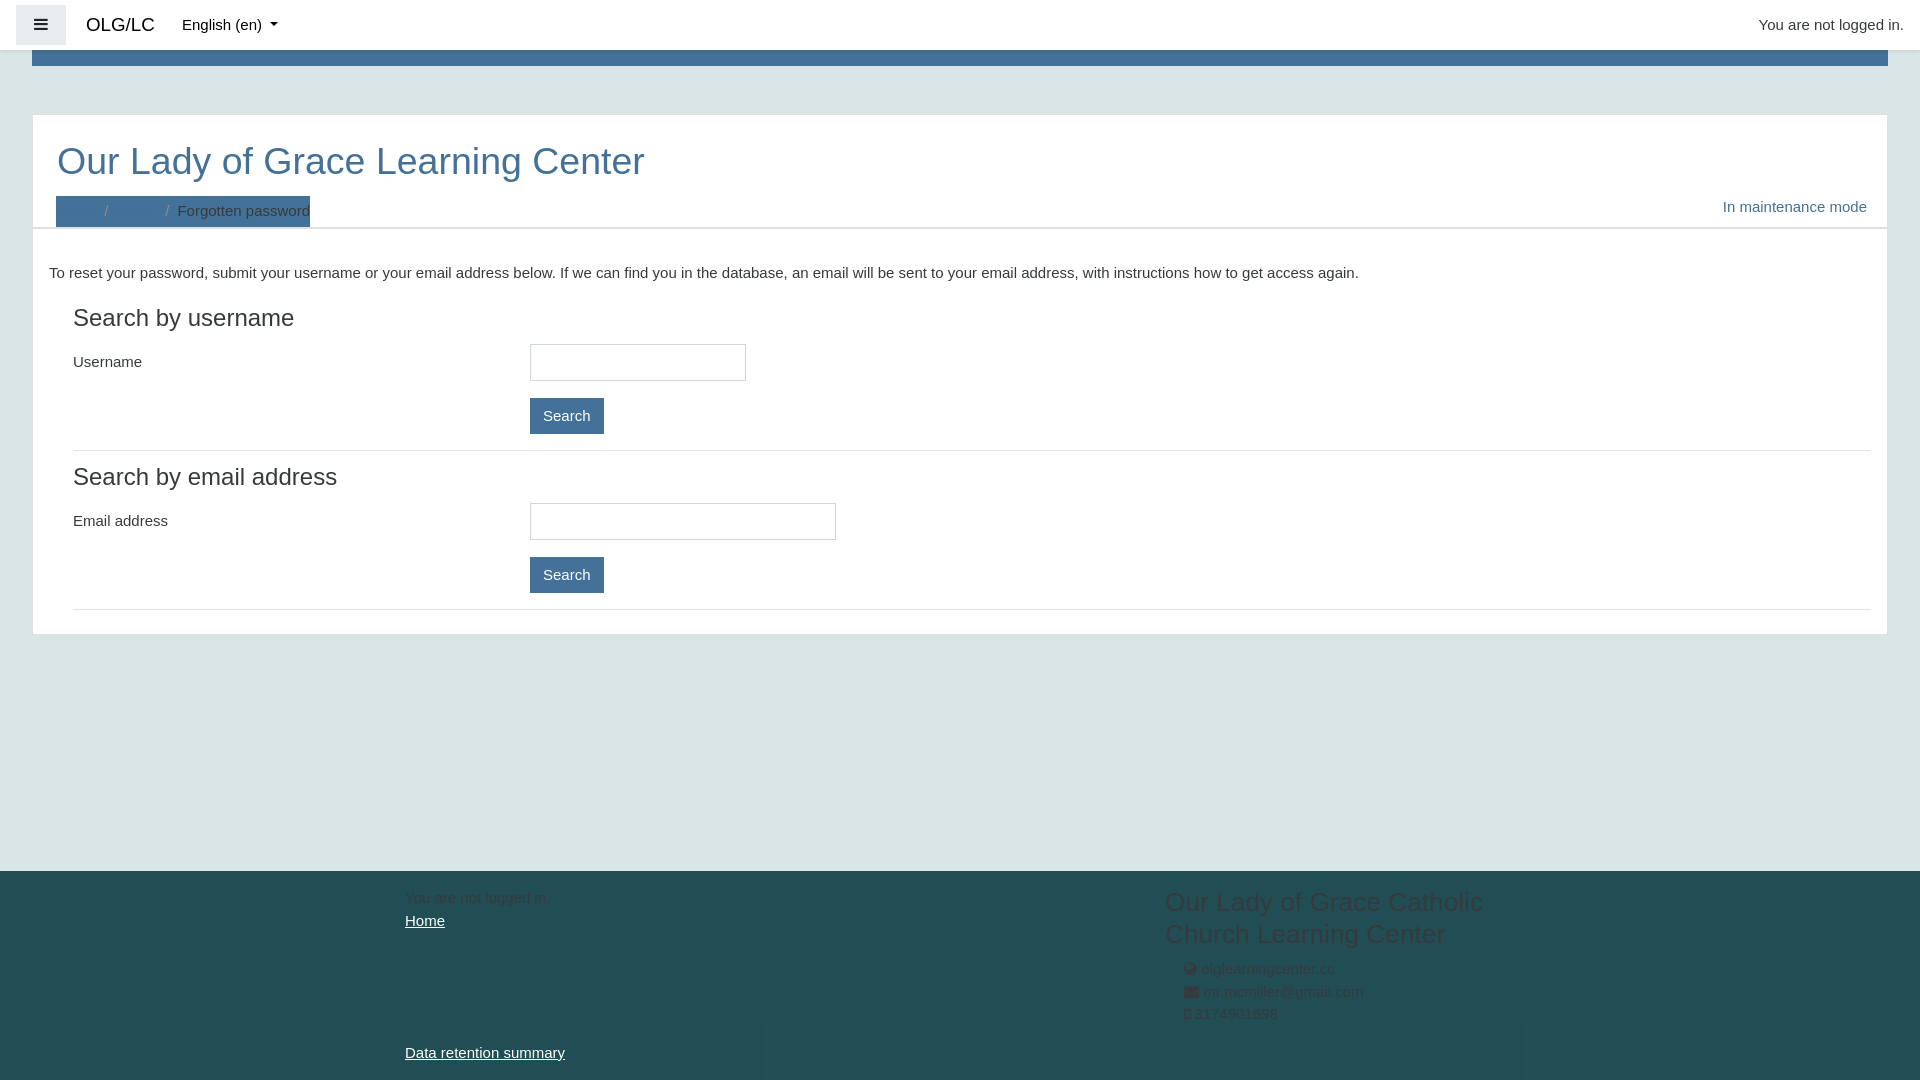 The image size is (1920, 1080). What do you see at coordinates (565, 574) in the screenshot?
I see `'Search'` at bounding box center [565, 574].